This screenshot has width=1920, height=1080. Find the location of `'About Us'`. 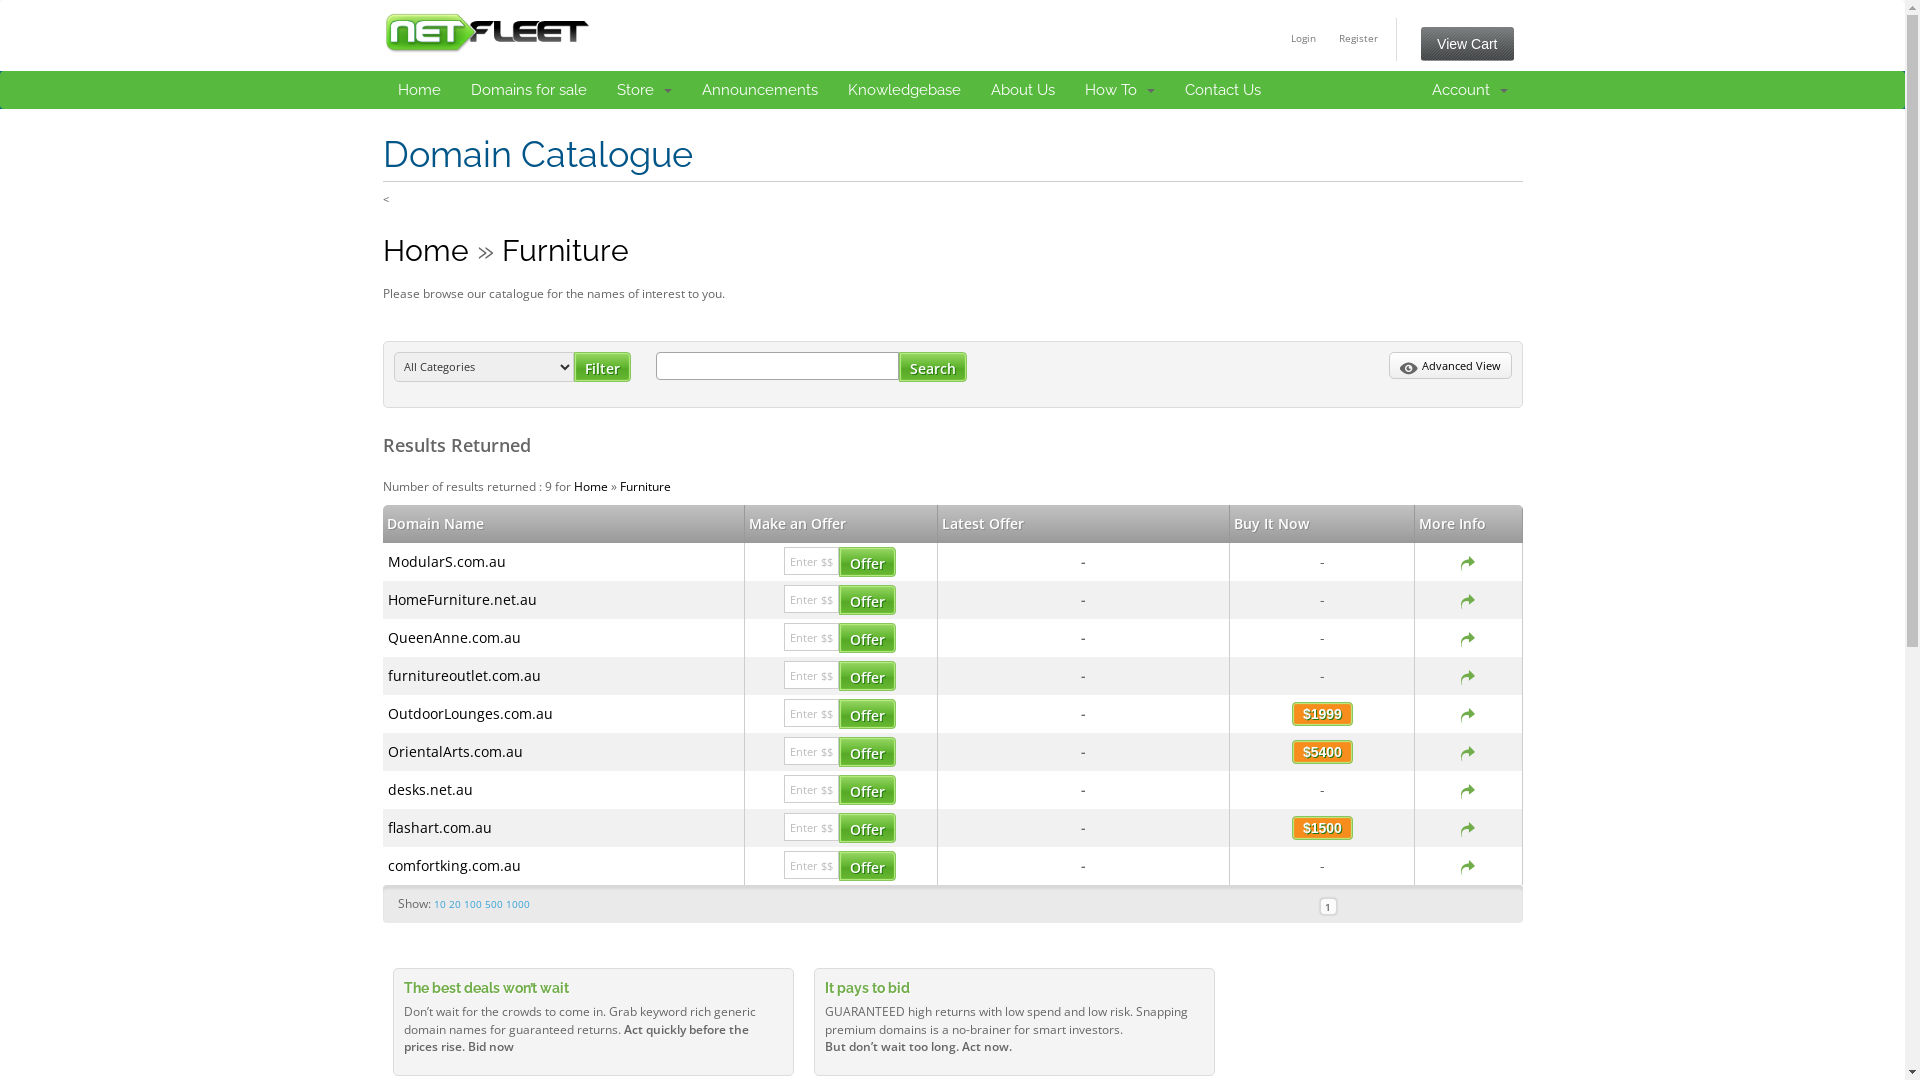

'About Us' is located at coordinates (975, 88).